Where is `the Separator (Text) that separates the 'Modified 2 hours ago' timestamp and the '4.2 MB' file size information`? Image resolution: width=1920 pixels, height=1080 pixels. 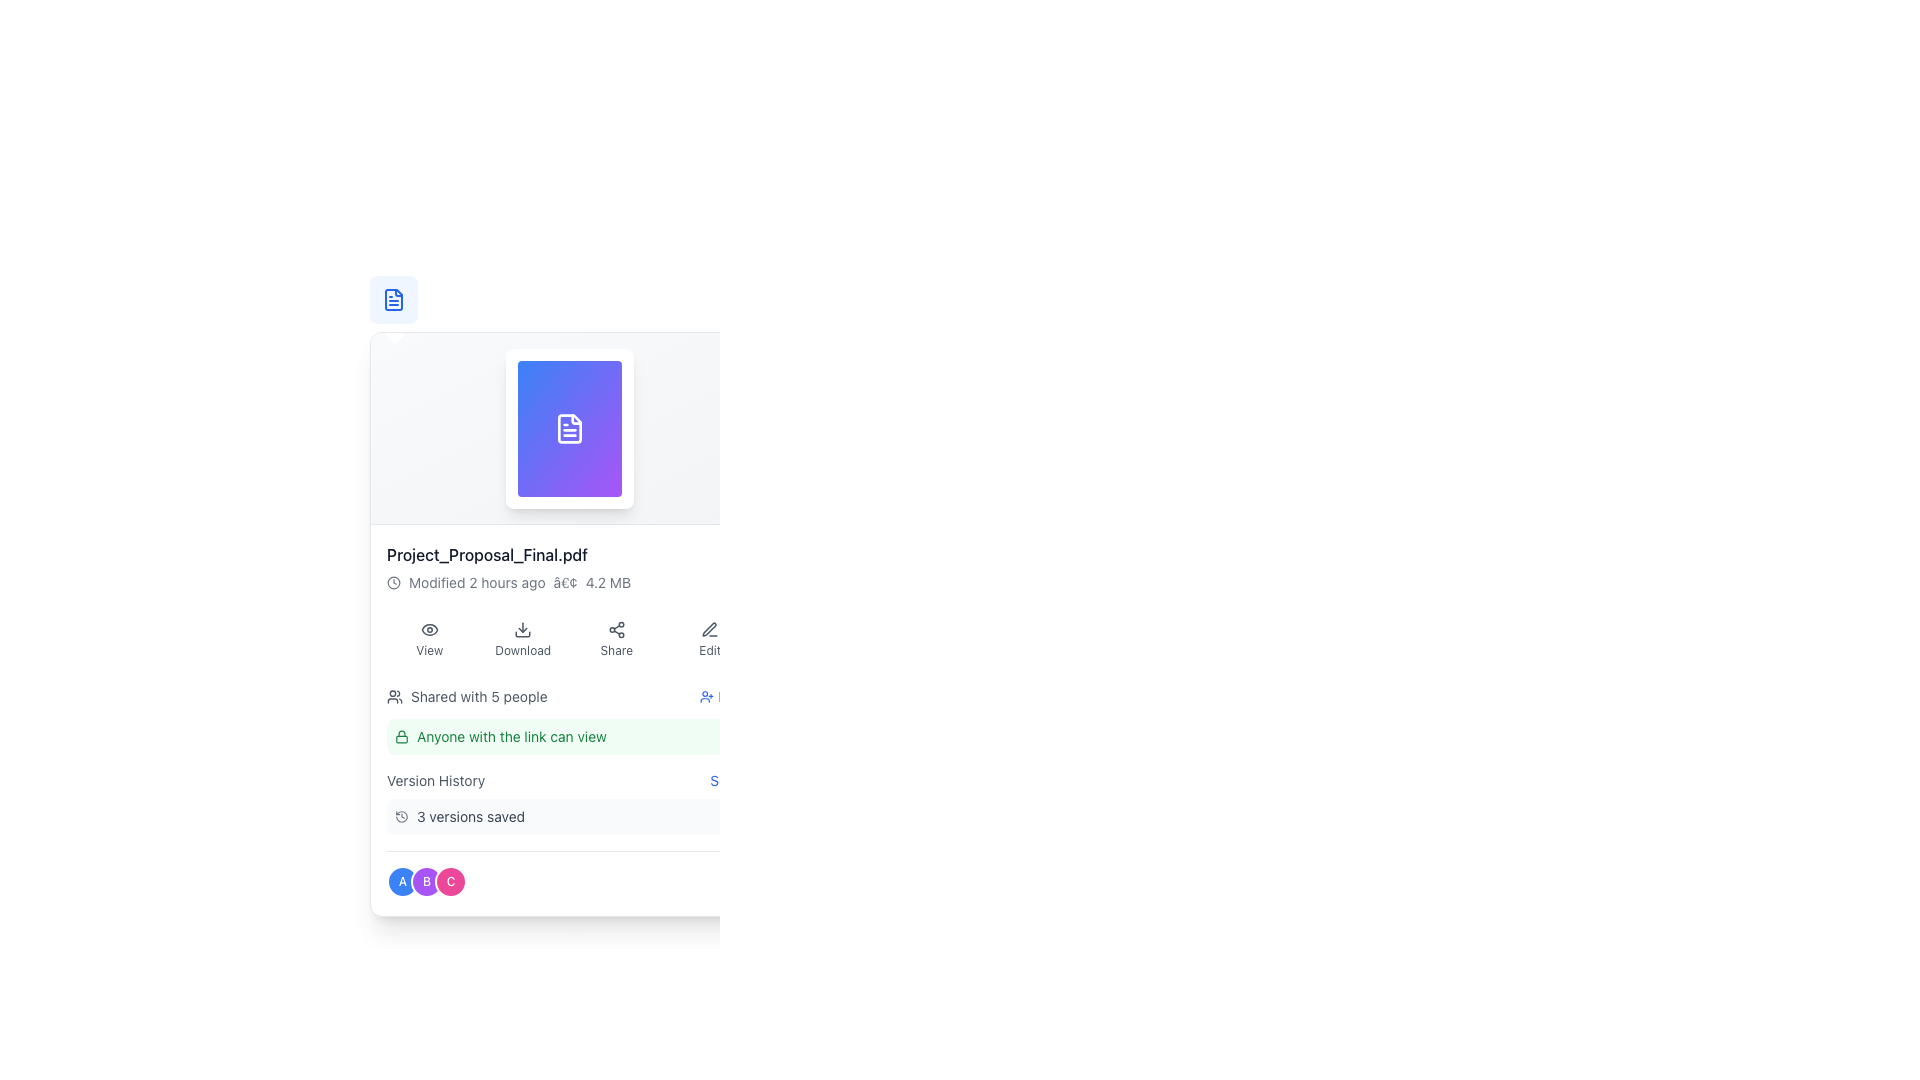 the Separator (Text) that separates the 'Modified 2 hours ago' timestamp and the '4.2 MB' file size information is located at coordinates (564, 582).